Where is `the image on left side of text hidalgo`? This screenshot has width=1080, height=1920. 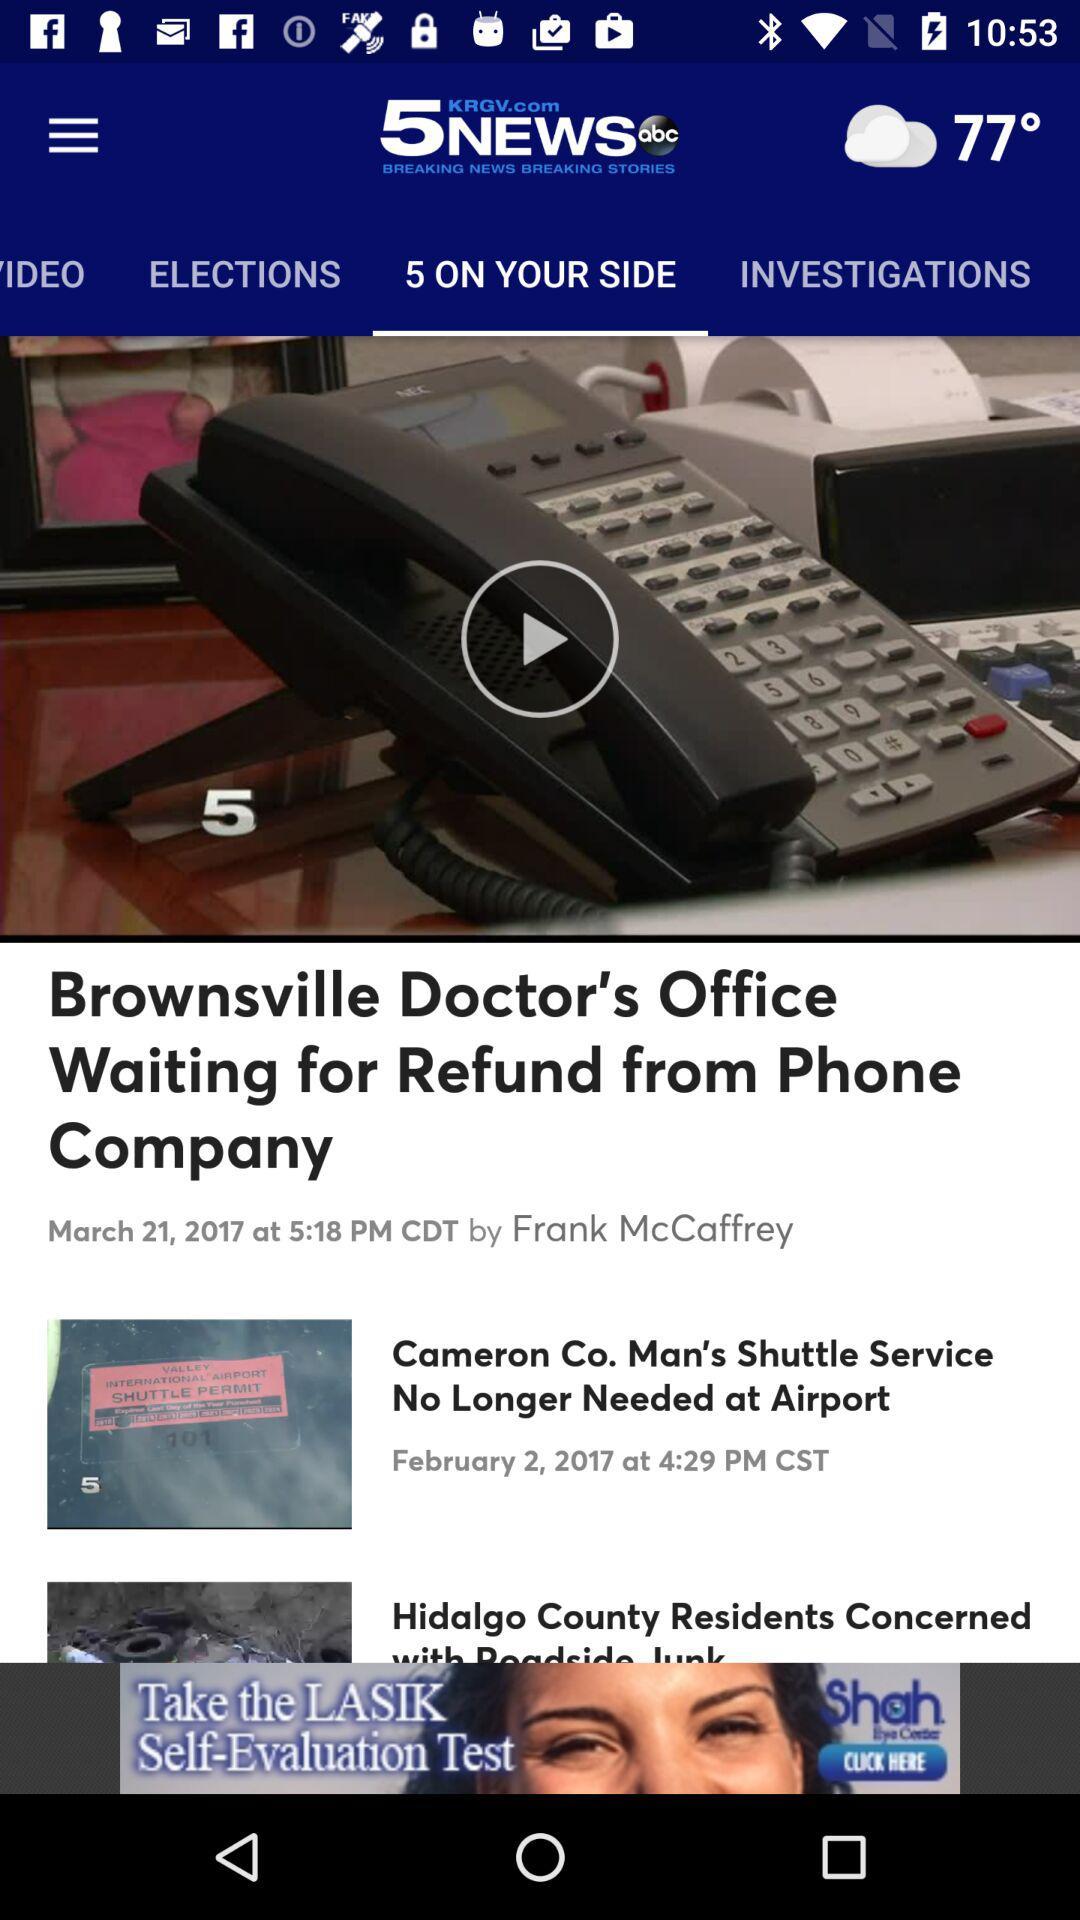
the image on left side of text hidalgo is located at coordinates (199, 1622).